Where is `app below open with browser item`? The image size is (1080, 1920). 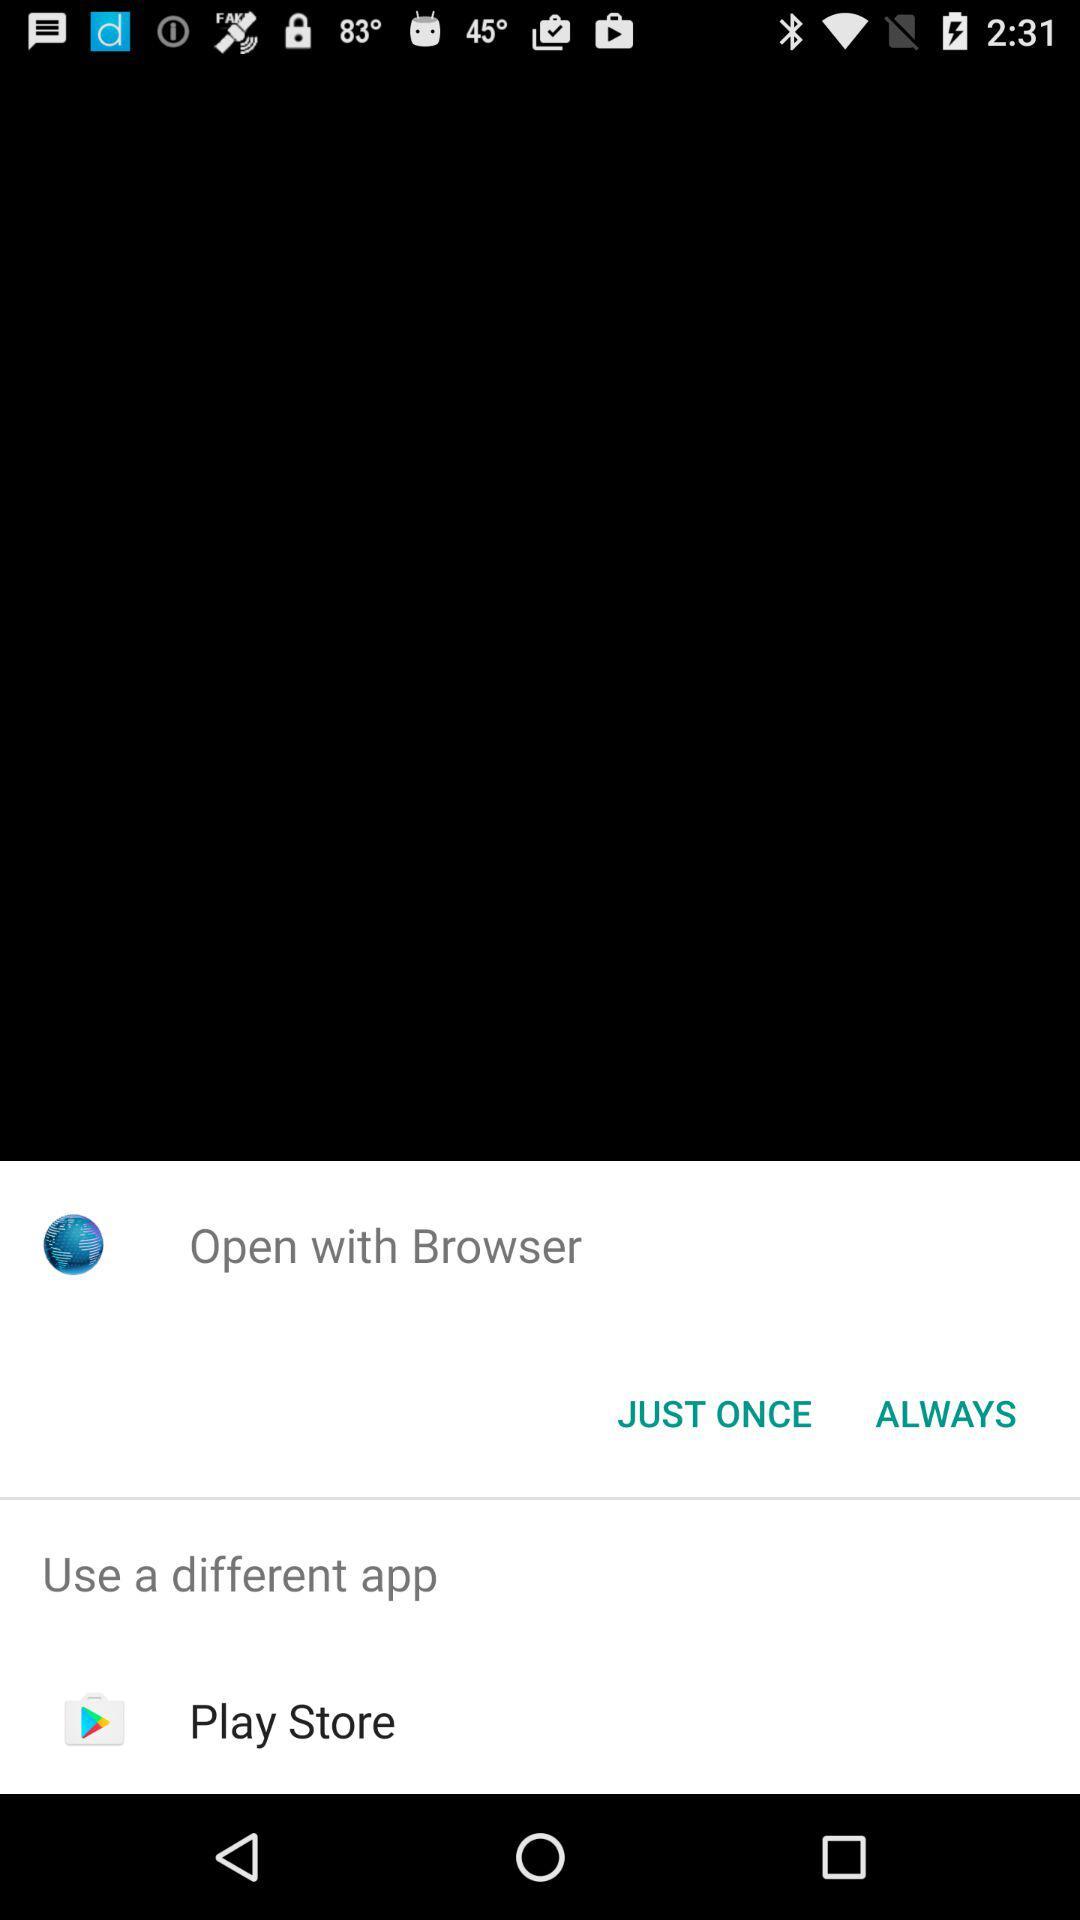 app below open with browser item is located at coordinates (945, 1411).